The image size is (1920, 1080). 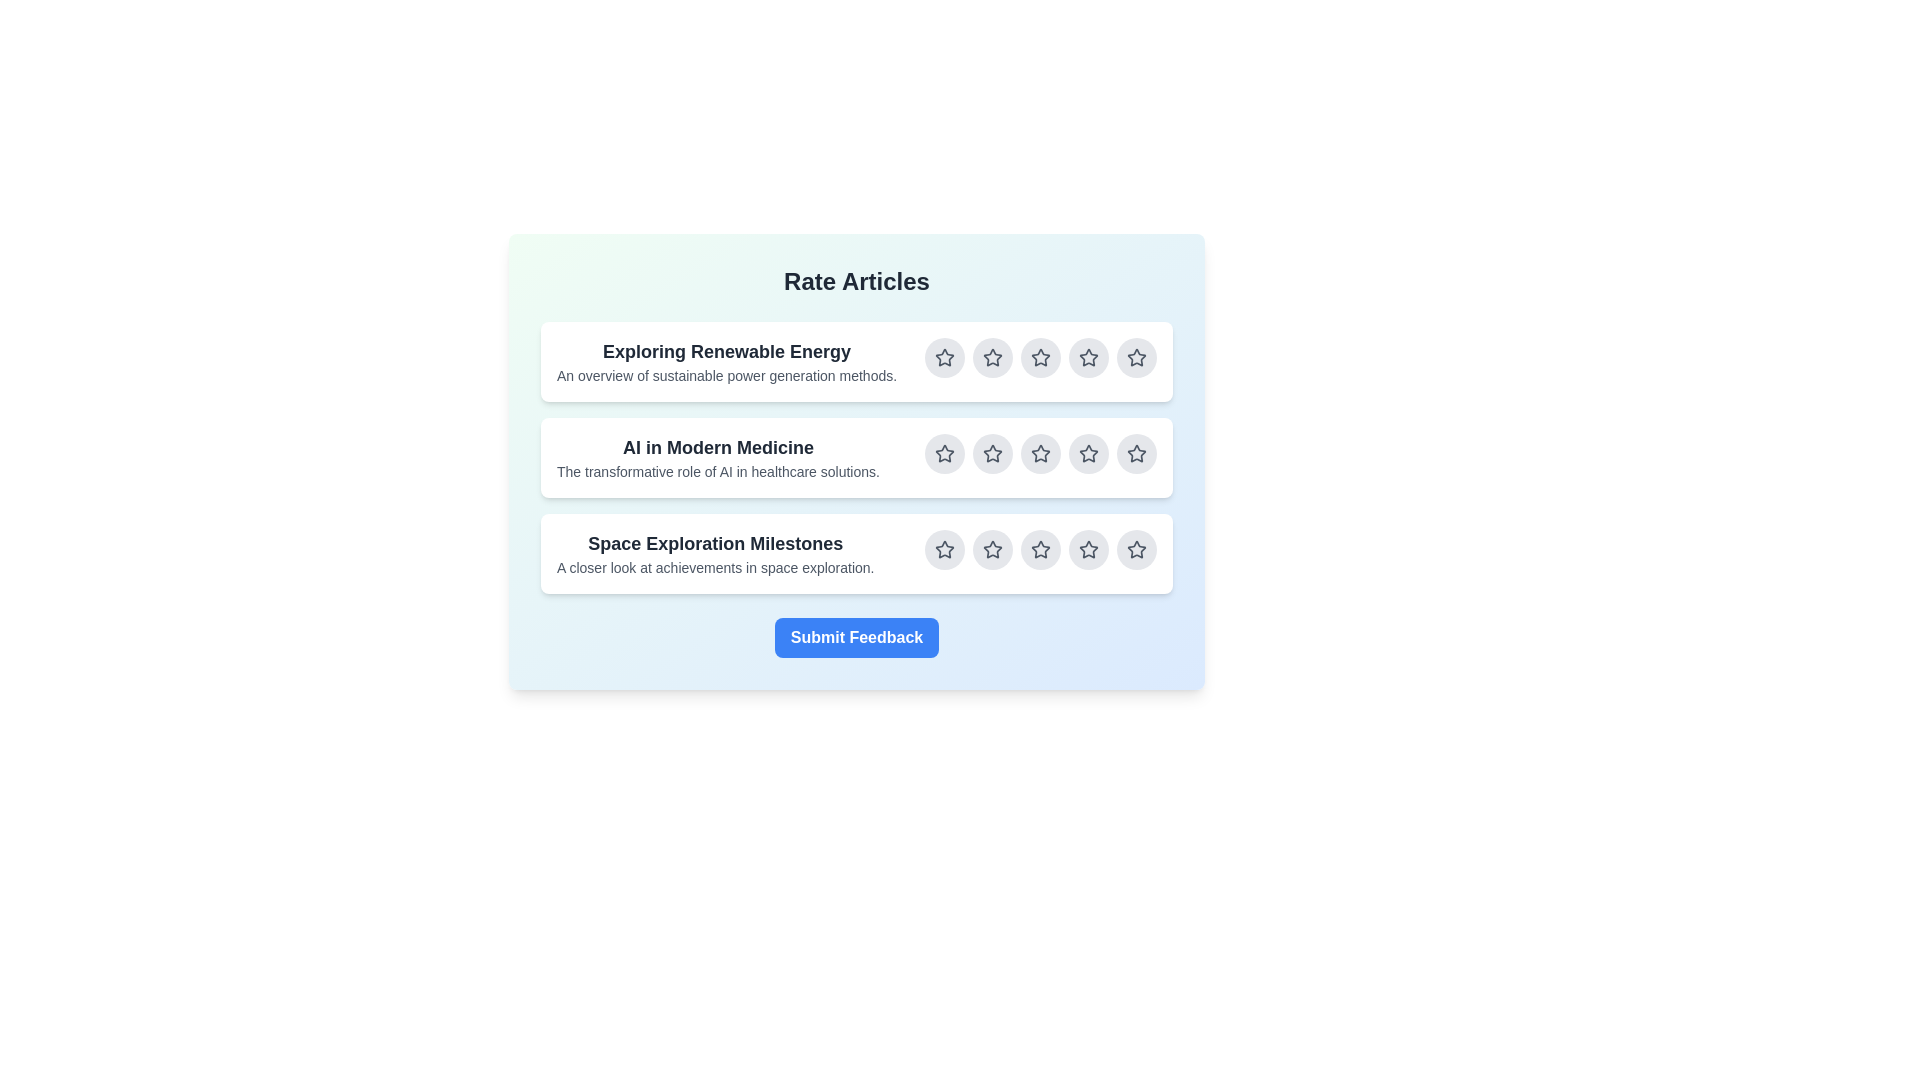 What do you see at coordinates (1040, 357) in the screenshot?
I see `the rating for an article to 3 stars by clicking on the corresponding star` at bounding box center [1040, 357].